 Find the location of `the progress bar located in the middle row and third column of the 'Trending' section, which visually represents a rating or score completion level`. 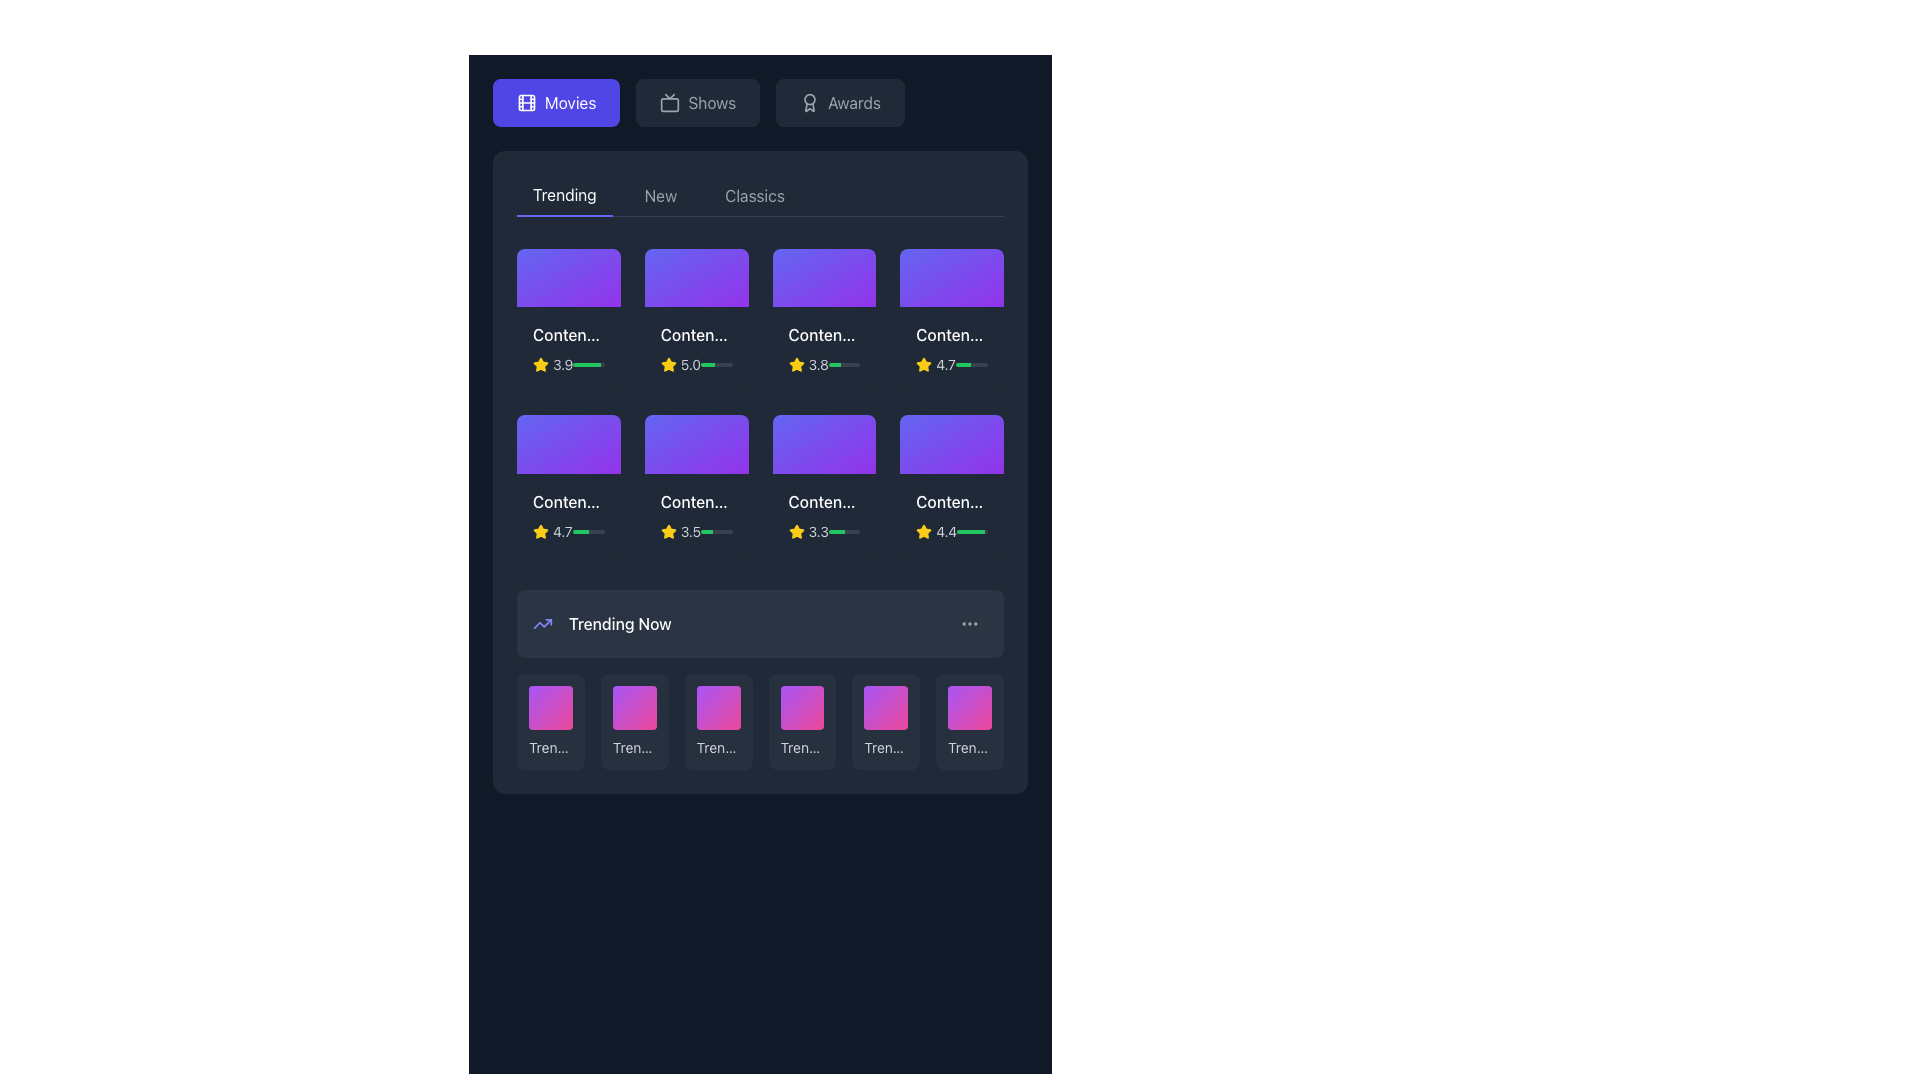

the progress bar located in the middle row and third column of the 'Trending' section, which visually represents a rating or score completion level is located at coordinates (716, 530).